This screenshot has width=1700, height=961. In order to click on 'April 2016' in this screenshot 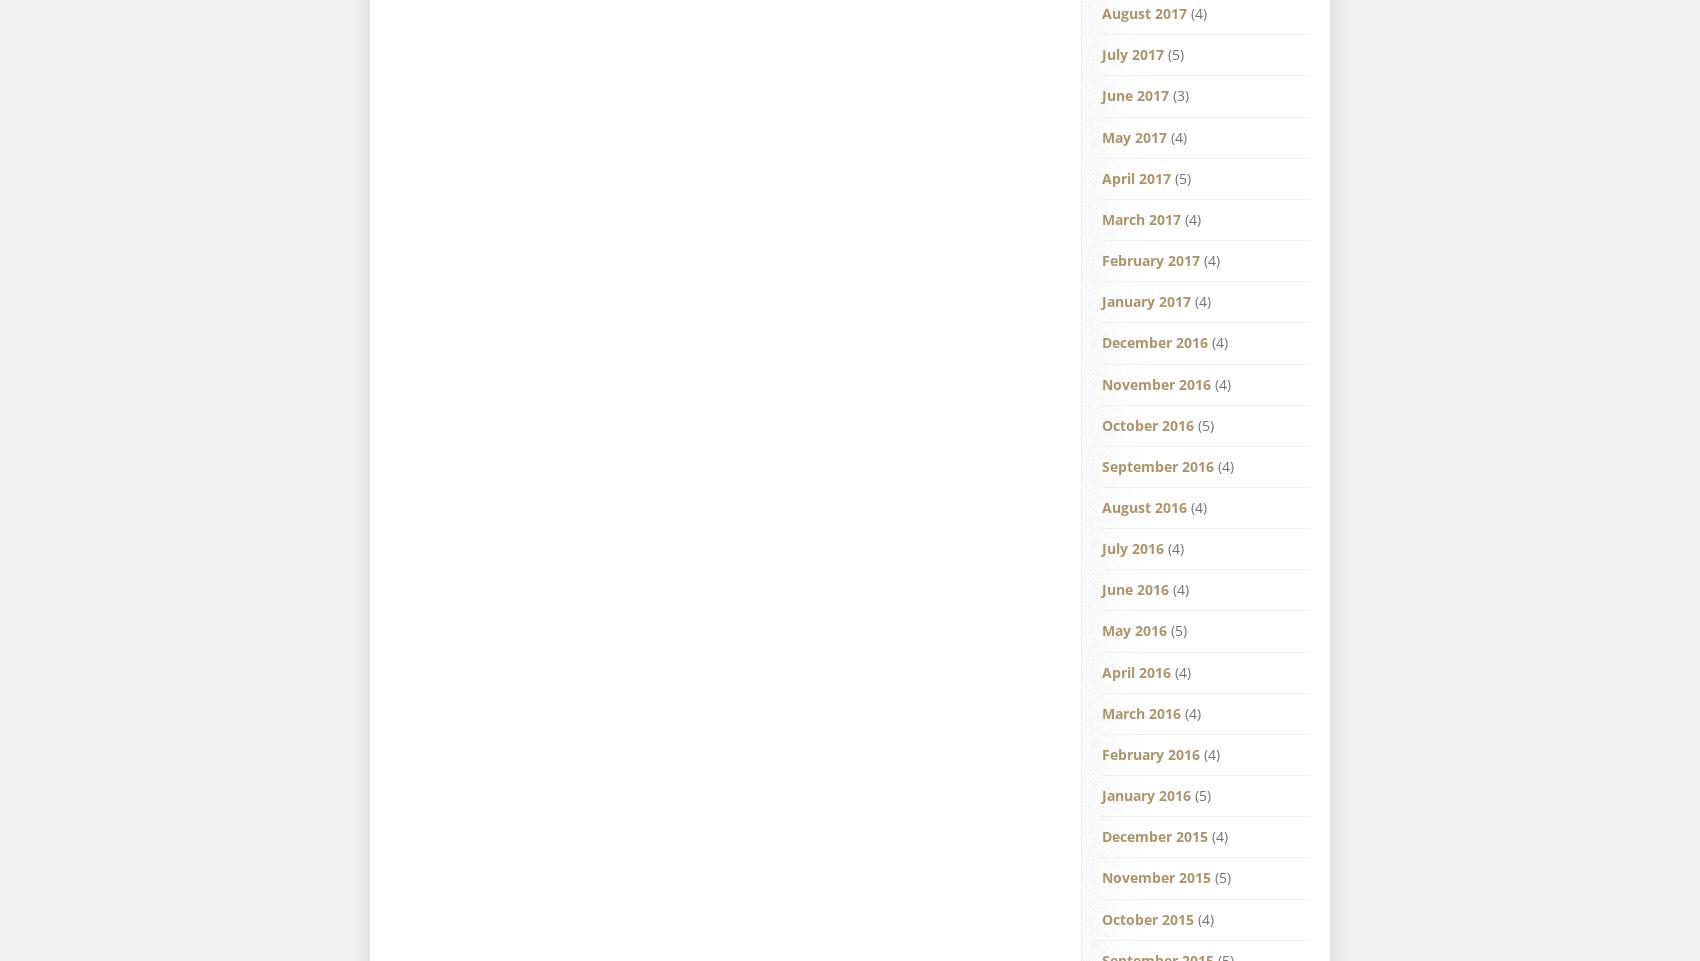, I will do `click(1136, 670)`.